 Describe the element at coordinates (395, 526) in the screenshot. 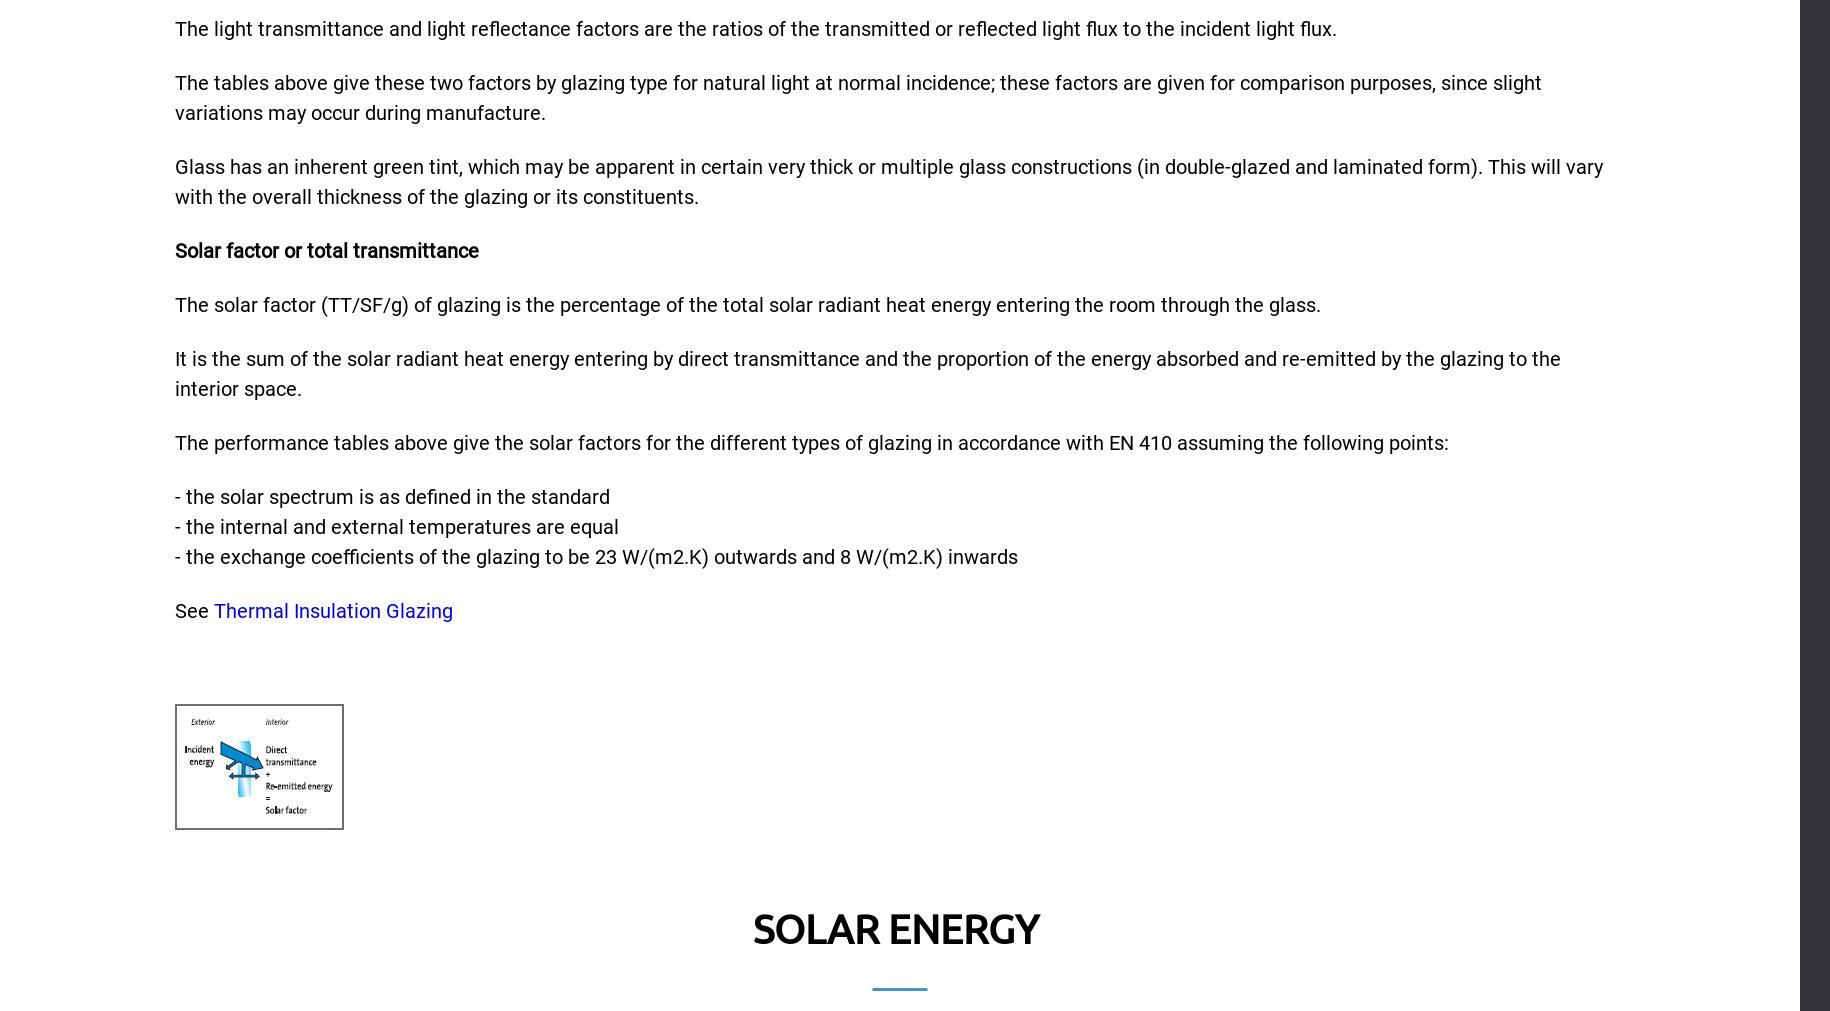

I see `'- the internal and external temperatures are equal'` at that location.